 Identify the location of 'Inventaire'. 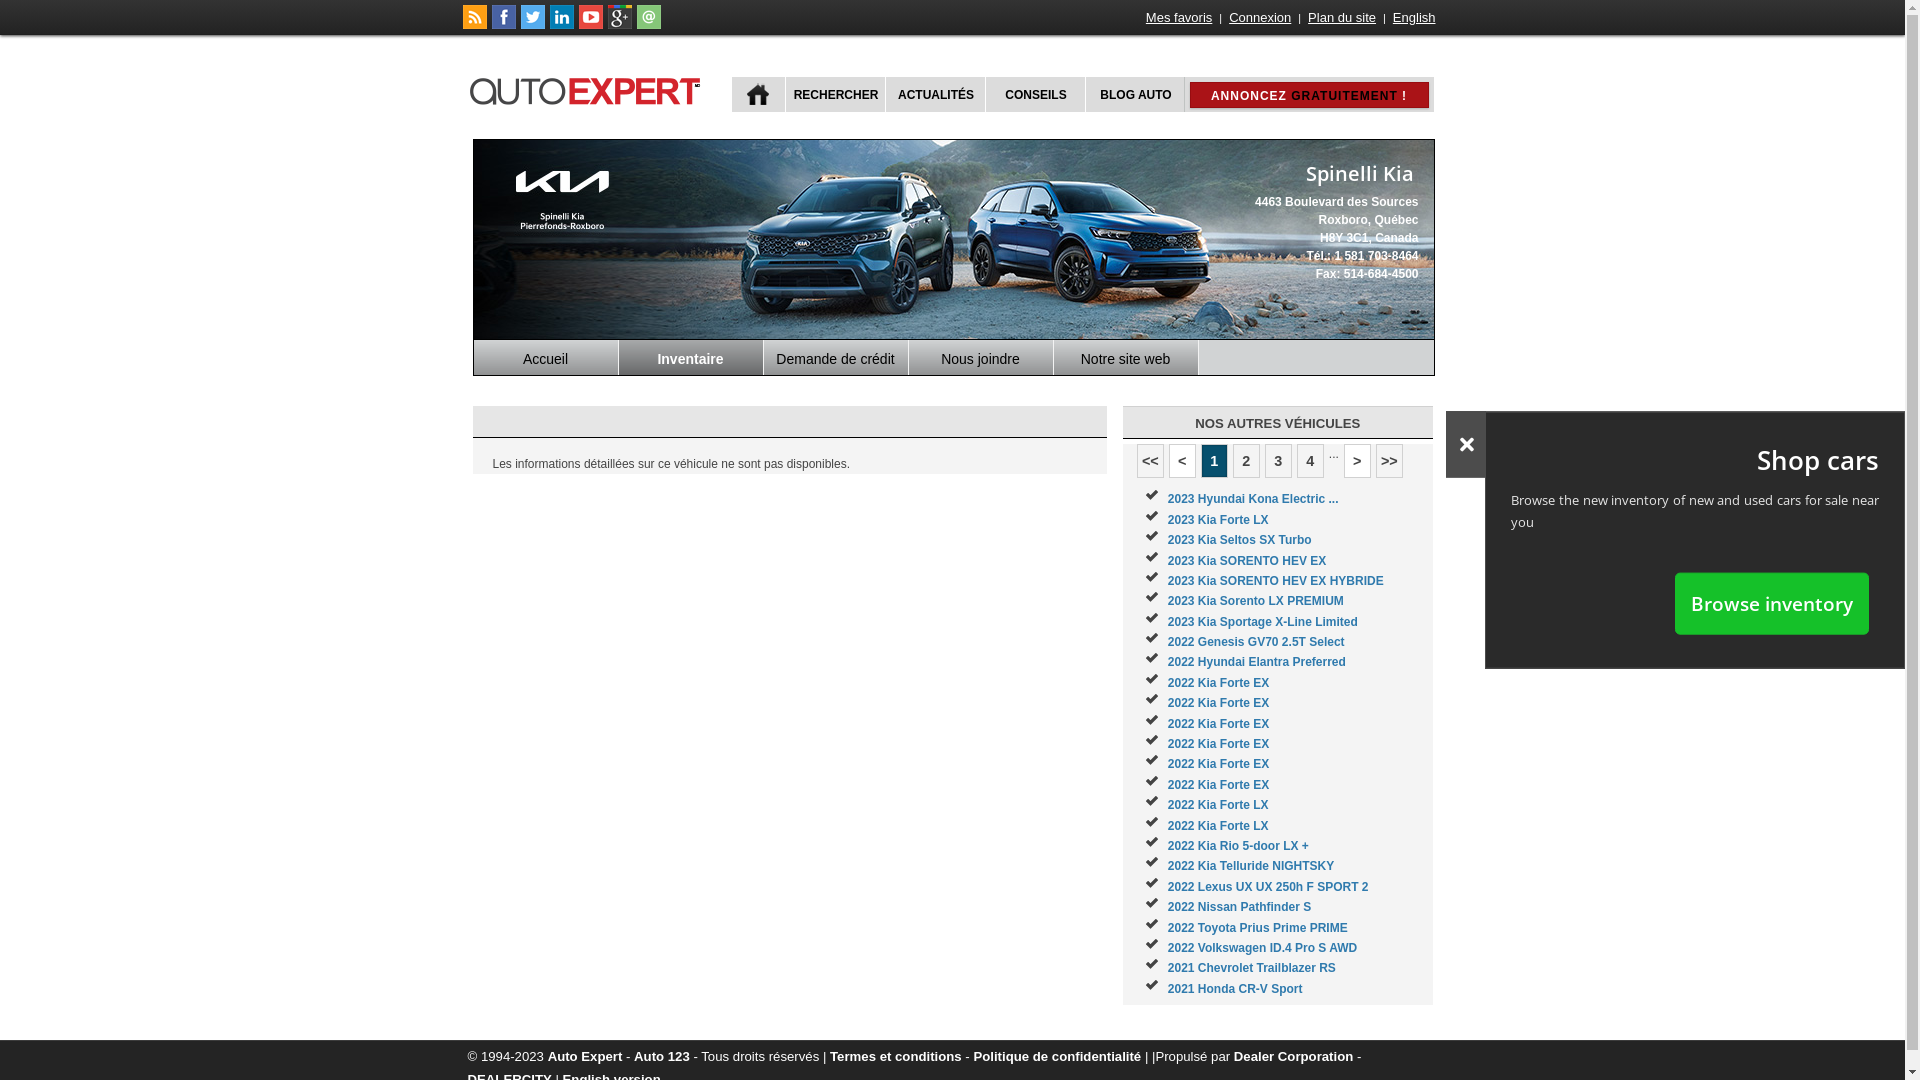
(617, 356).